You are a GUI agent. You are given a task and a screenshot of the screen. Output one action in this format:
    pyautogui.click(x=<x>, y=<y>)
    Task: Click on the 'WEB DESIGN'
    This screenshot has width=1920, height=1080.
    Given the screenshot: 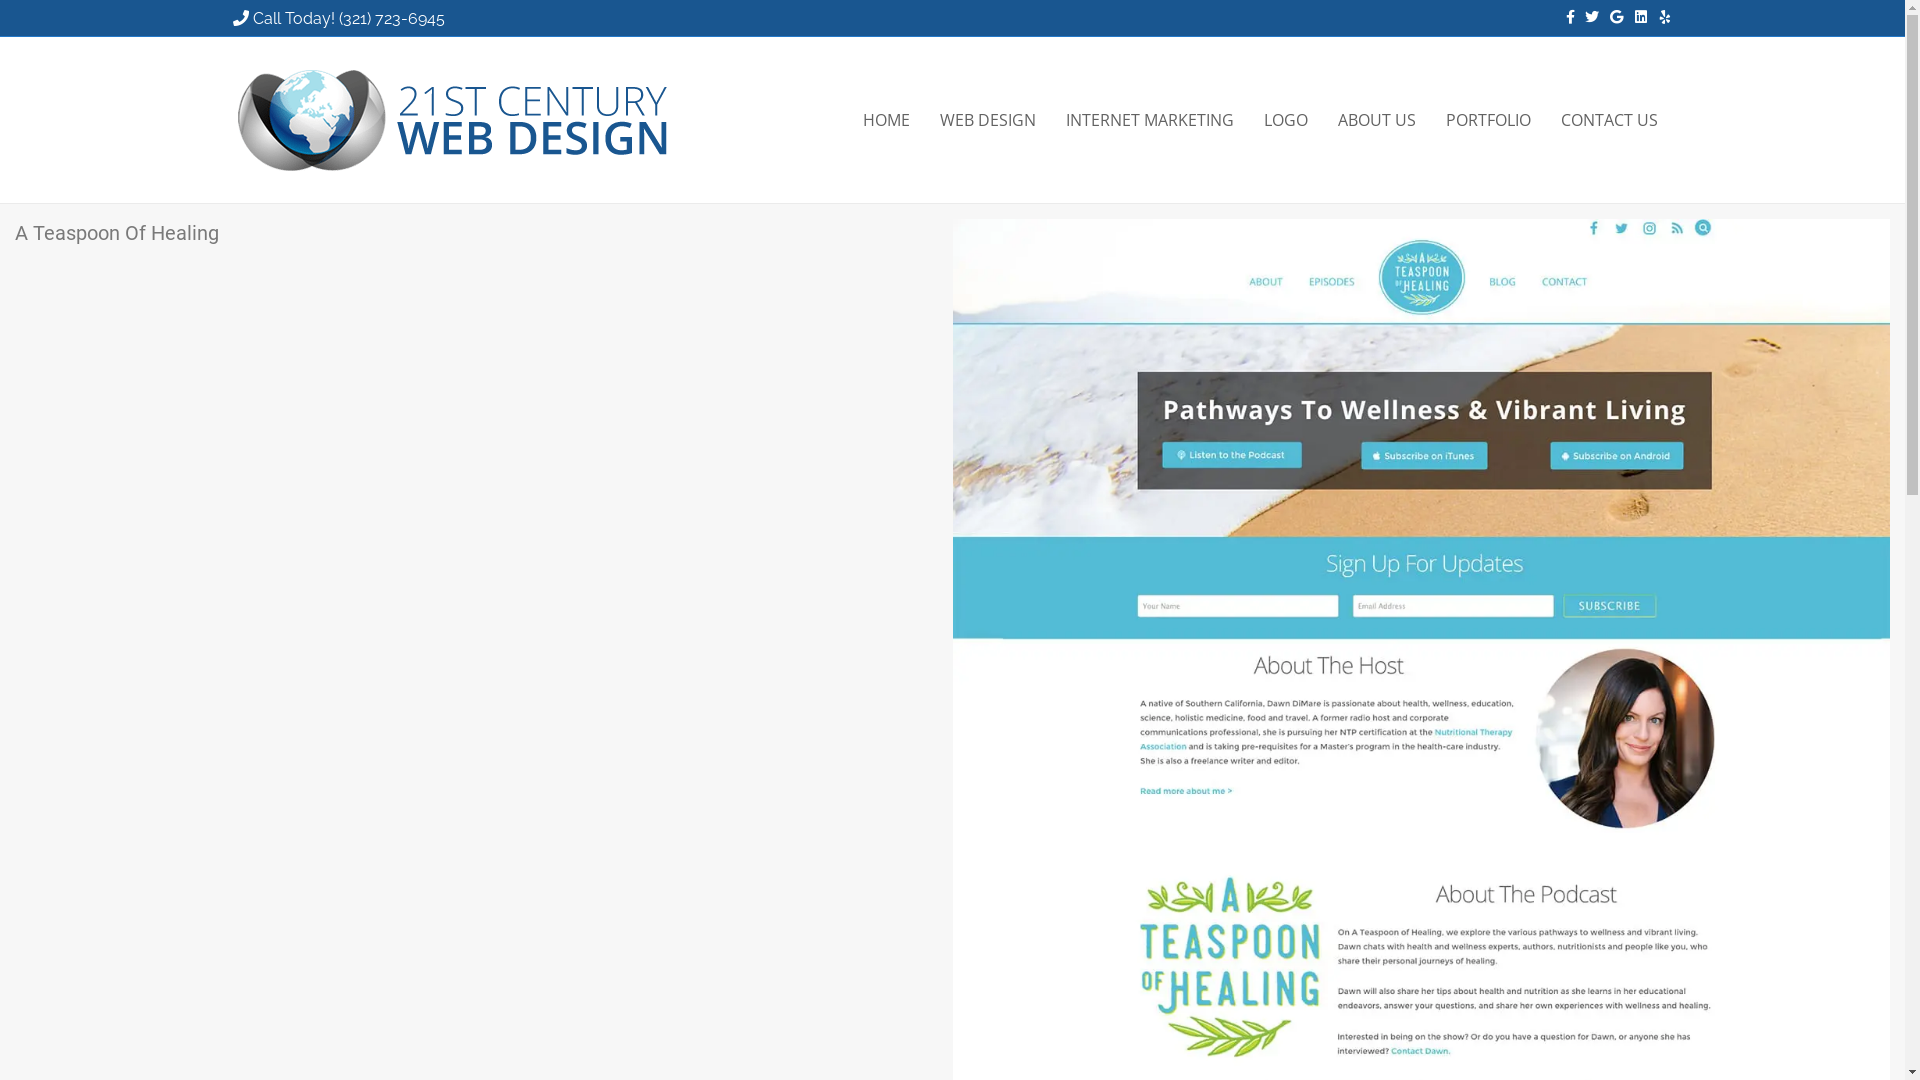 What is the action you would take?
    pyautogui.click(x=987, y=119)
    